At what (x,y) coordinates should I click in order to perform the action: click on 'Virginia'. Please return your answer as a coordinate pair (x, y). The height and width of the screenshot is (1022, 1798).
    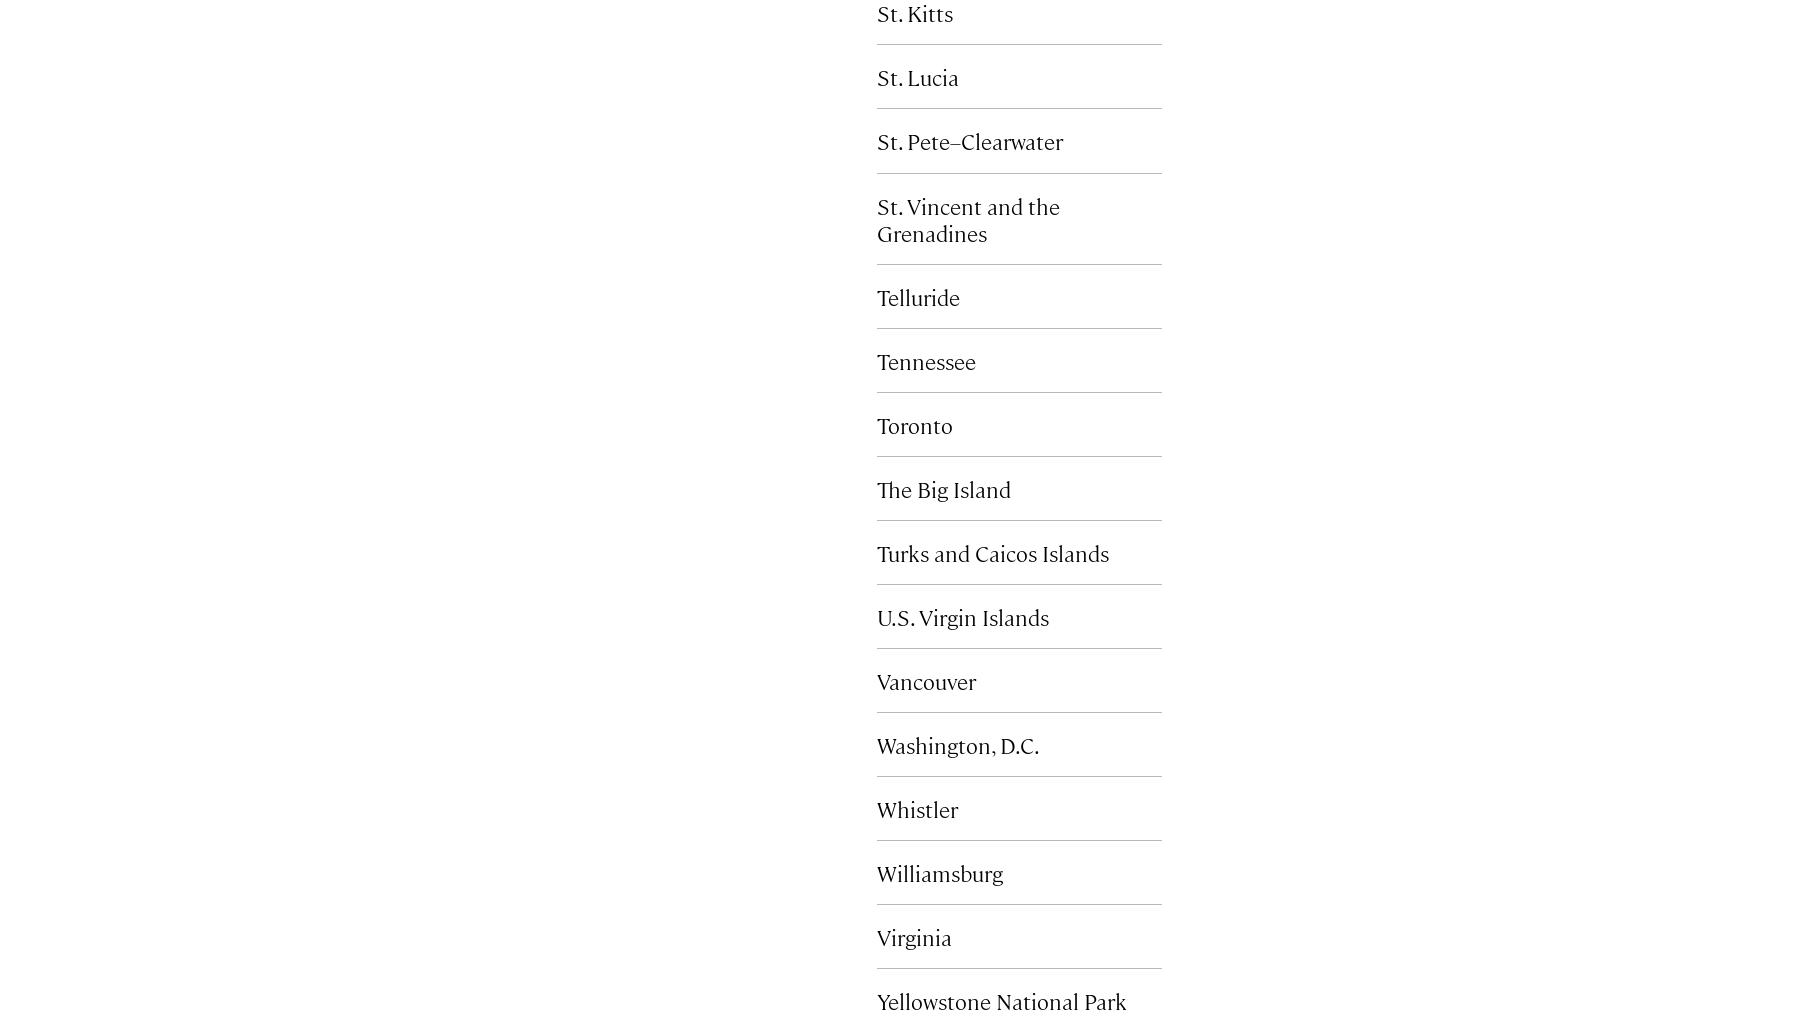
    Looking at the image, I should click on (913, 936).